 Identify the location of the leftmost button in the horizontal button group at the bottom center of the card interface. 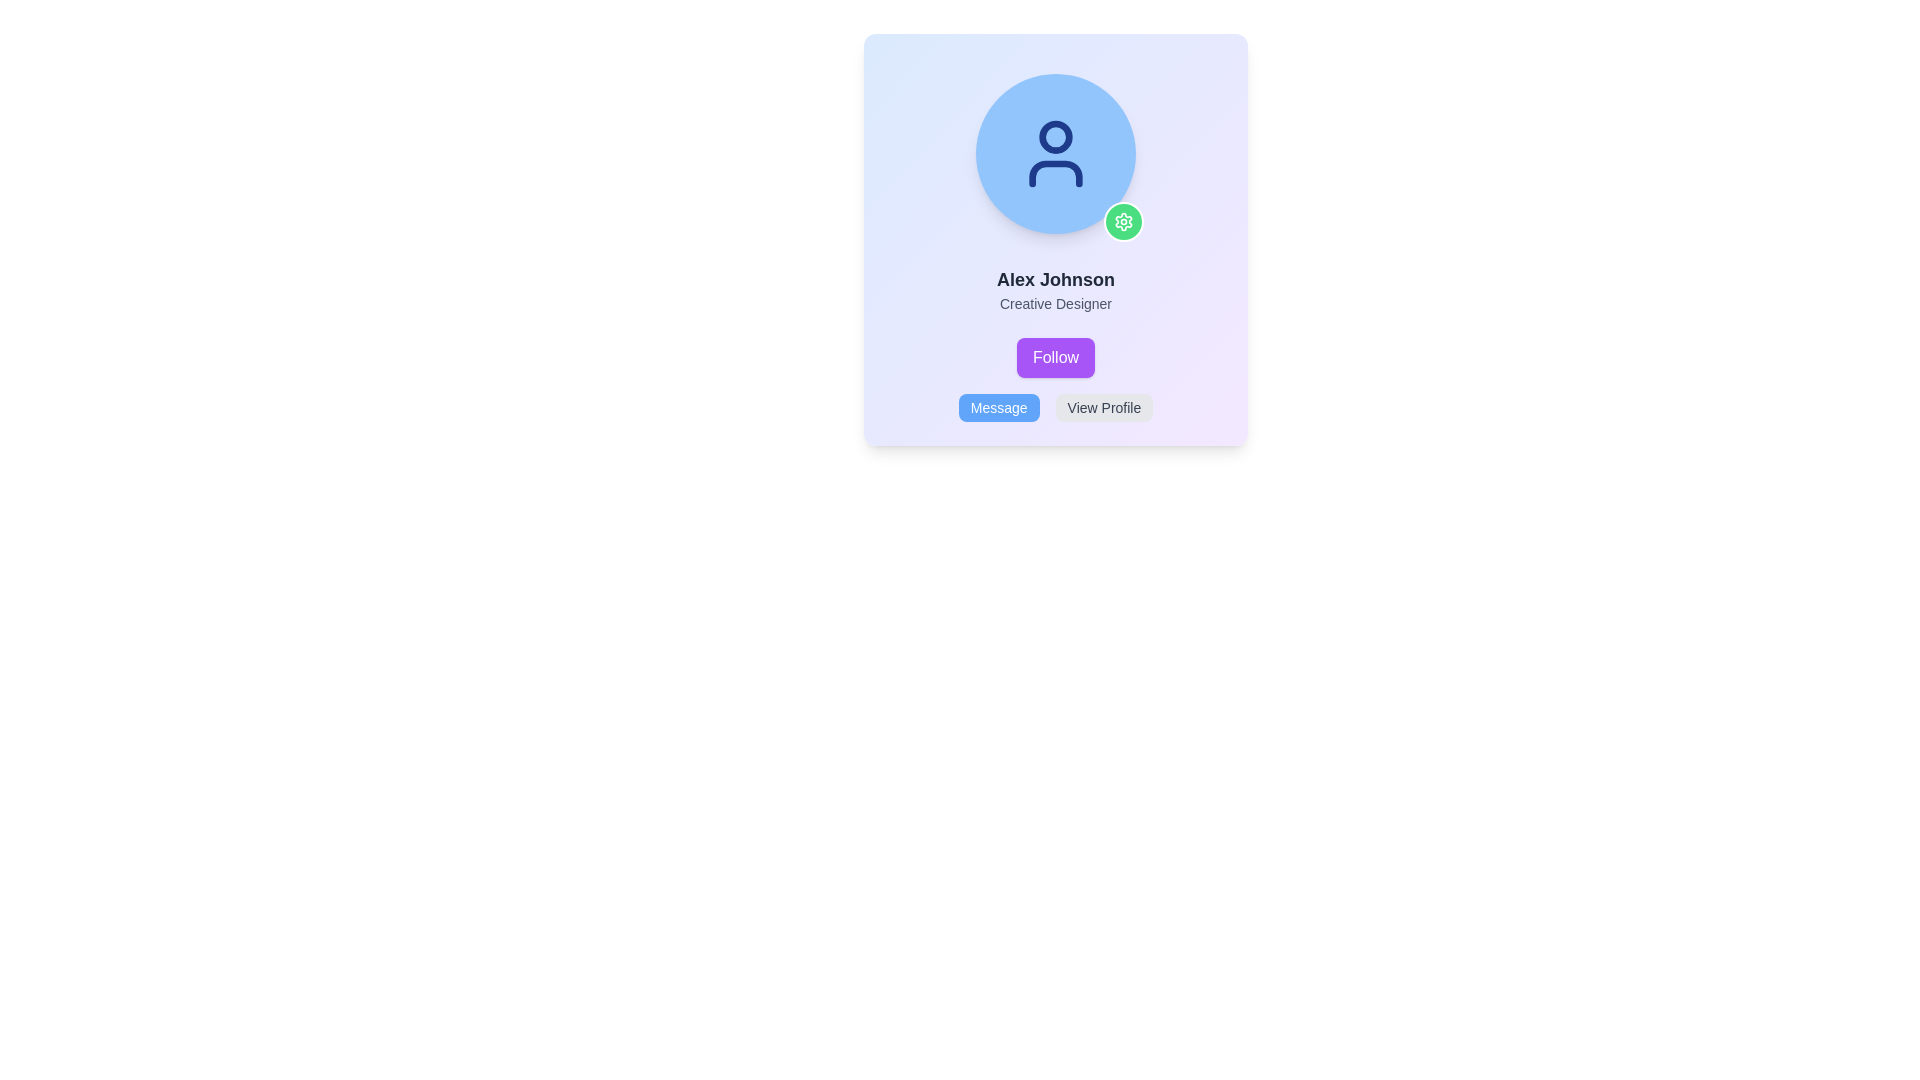
(999, 407).